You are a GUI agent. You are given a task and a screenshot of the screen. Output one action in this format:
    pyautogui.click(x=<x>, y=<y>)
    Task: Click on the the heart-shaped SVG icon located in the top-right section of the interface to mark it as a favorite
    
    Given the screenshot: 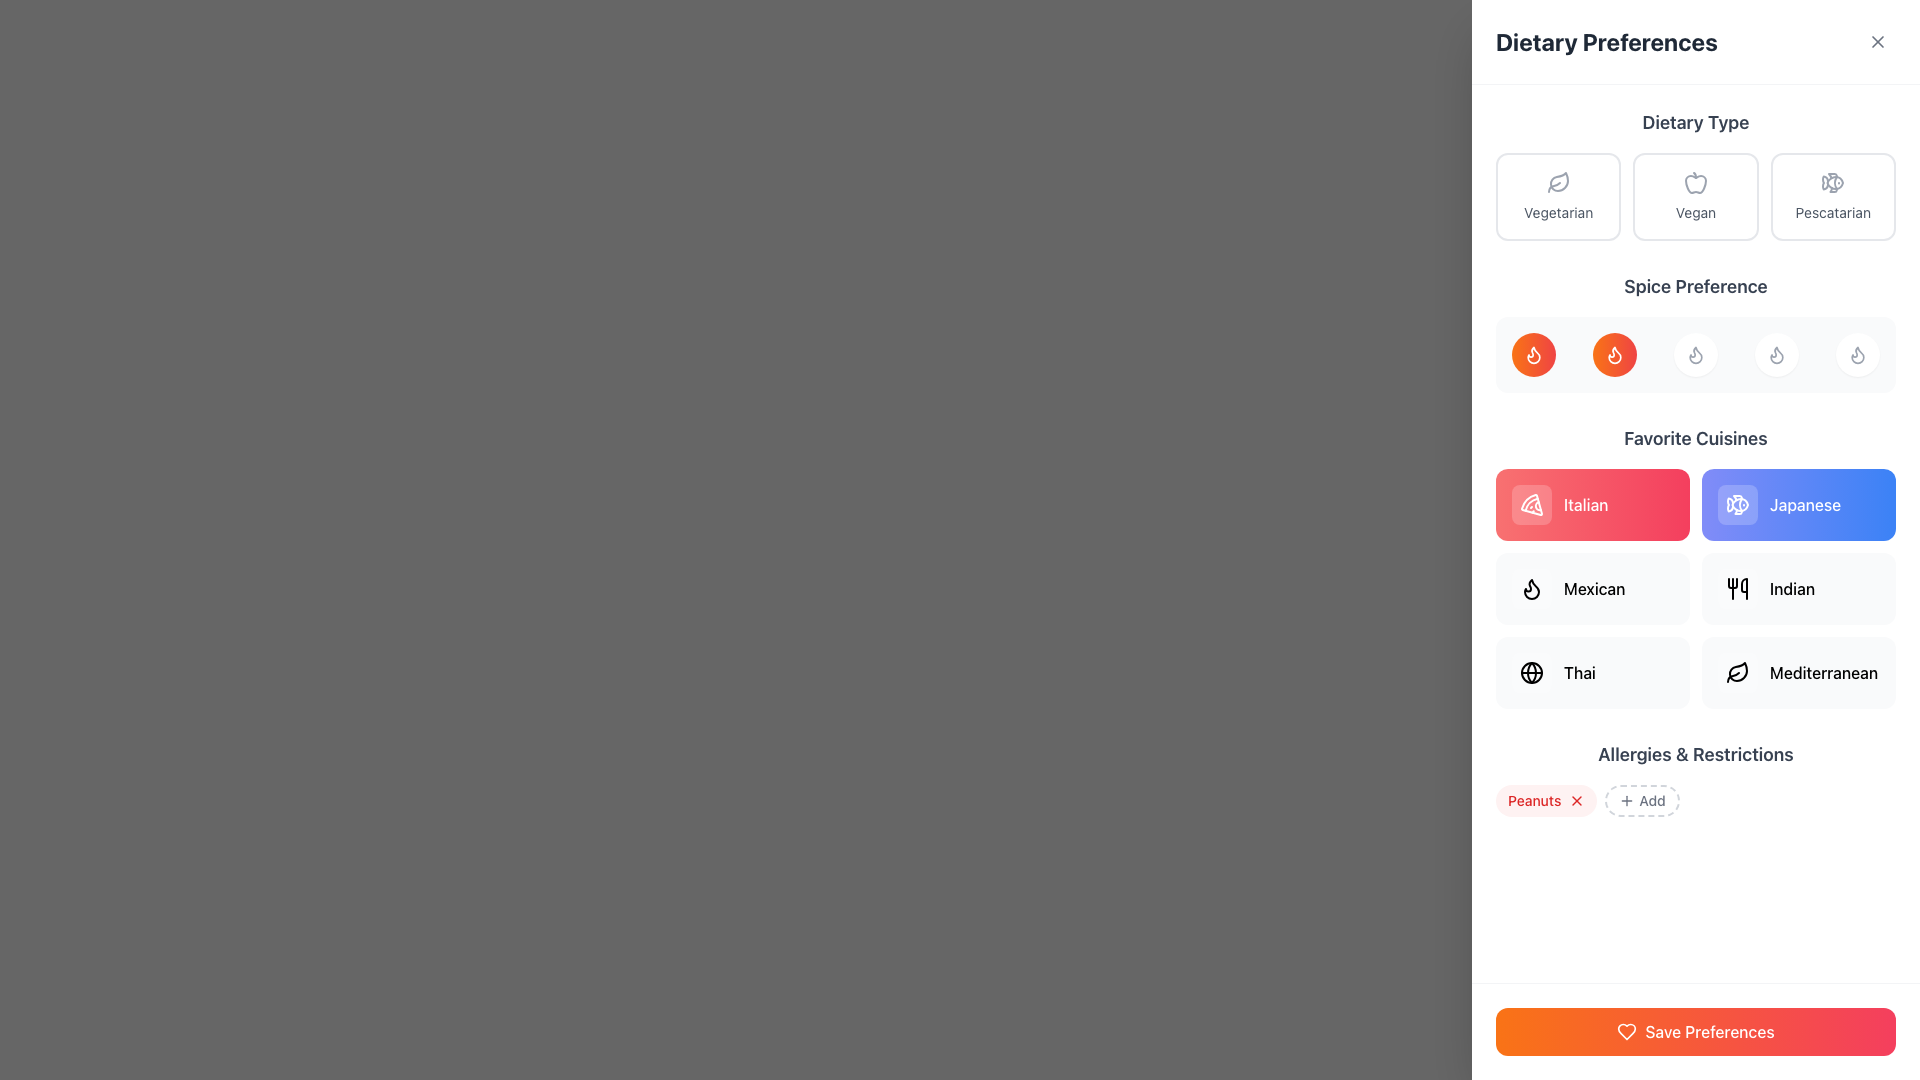 What is the action you would take?
    pyautogui.click(x=1627, y=1032)
    